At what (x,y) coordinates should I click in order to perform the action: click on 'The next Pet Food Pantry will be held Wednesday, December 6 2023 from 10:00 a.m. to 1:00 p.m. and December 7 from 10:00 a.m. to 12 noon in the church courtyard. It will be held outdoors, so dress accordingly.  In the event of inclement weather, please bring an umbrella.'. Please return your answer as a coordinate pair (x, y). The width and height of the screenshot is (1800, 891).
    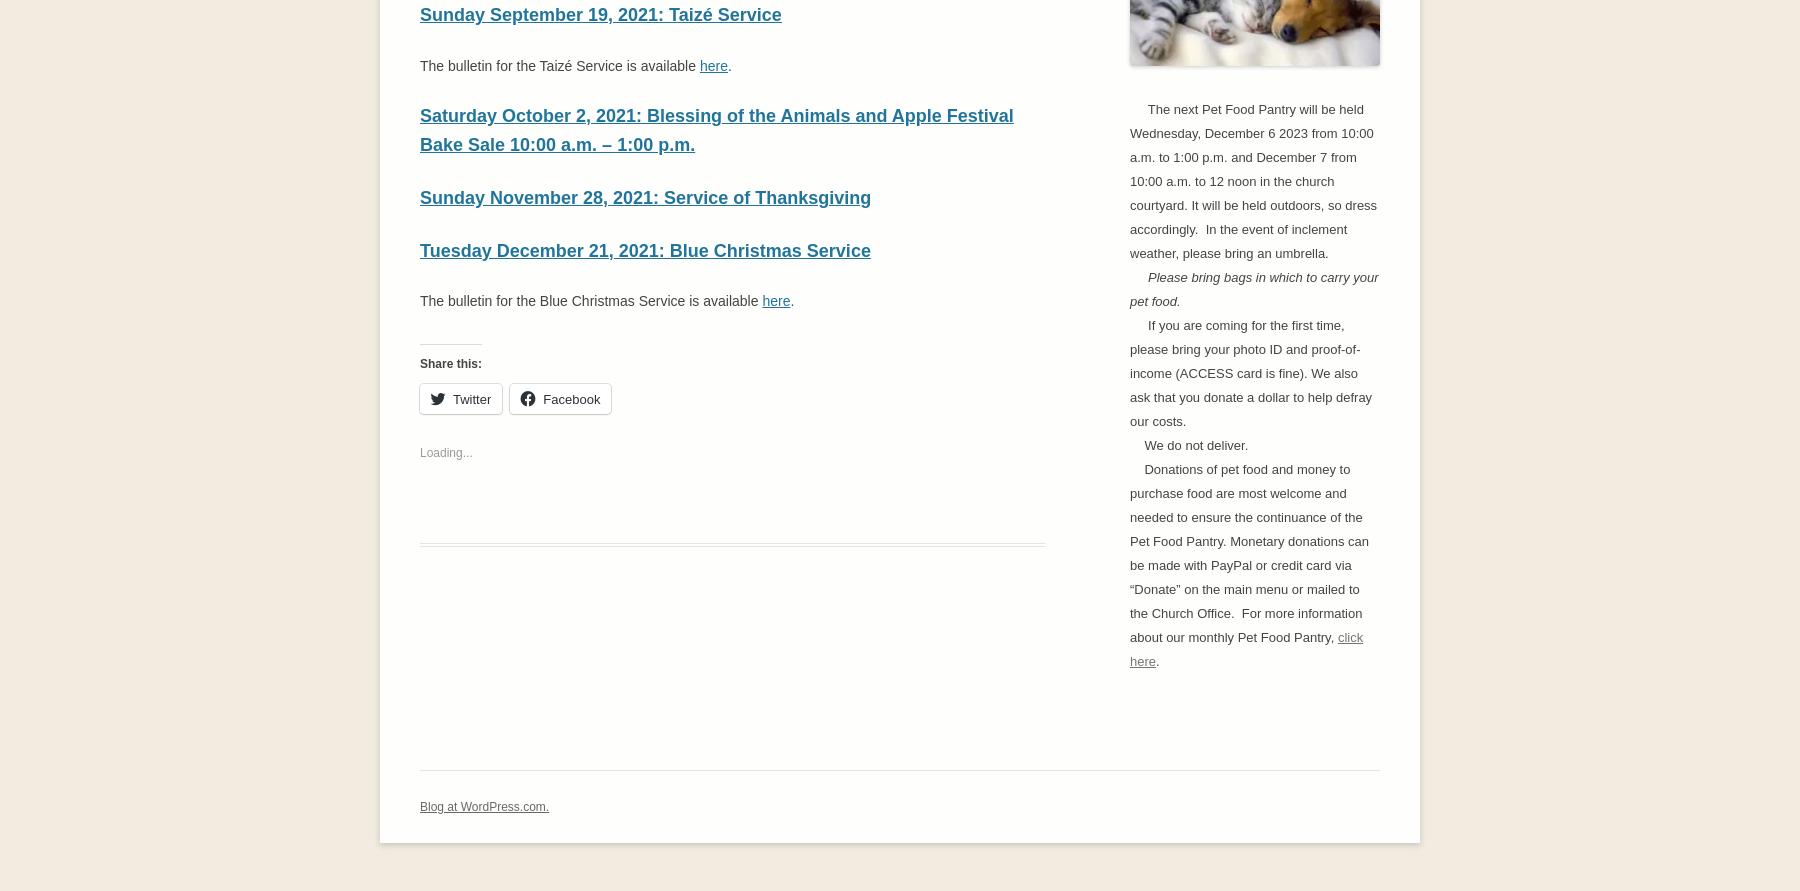
    Looking at the image, I should click on (1253, 180).